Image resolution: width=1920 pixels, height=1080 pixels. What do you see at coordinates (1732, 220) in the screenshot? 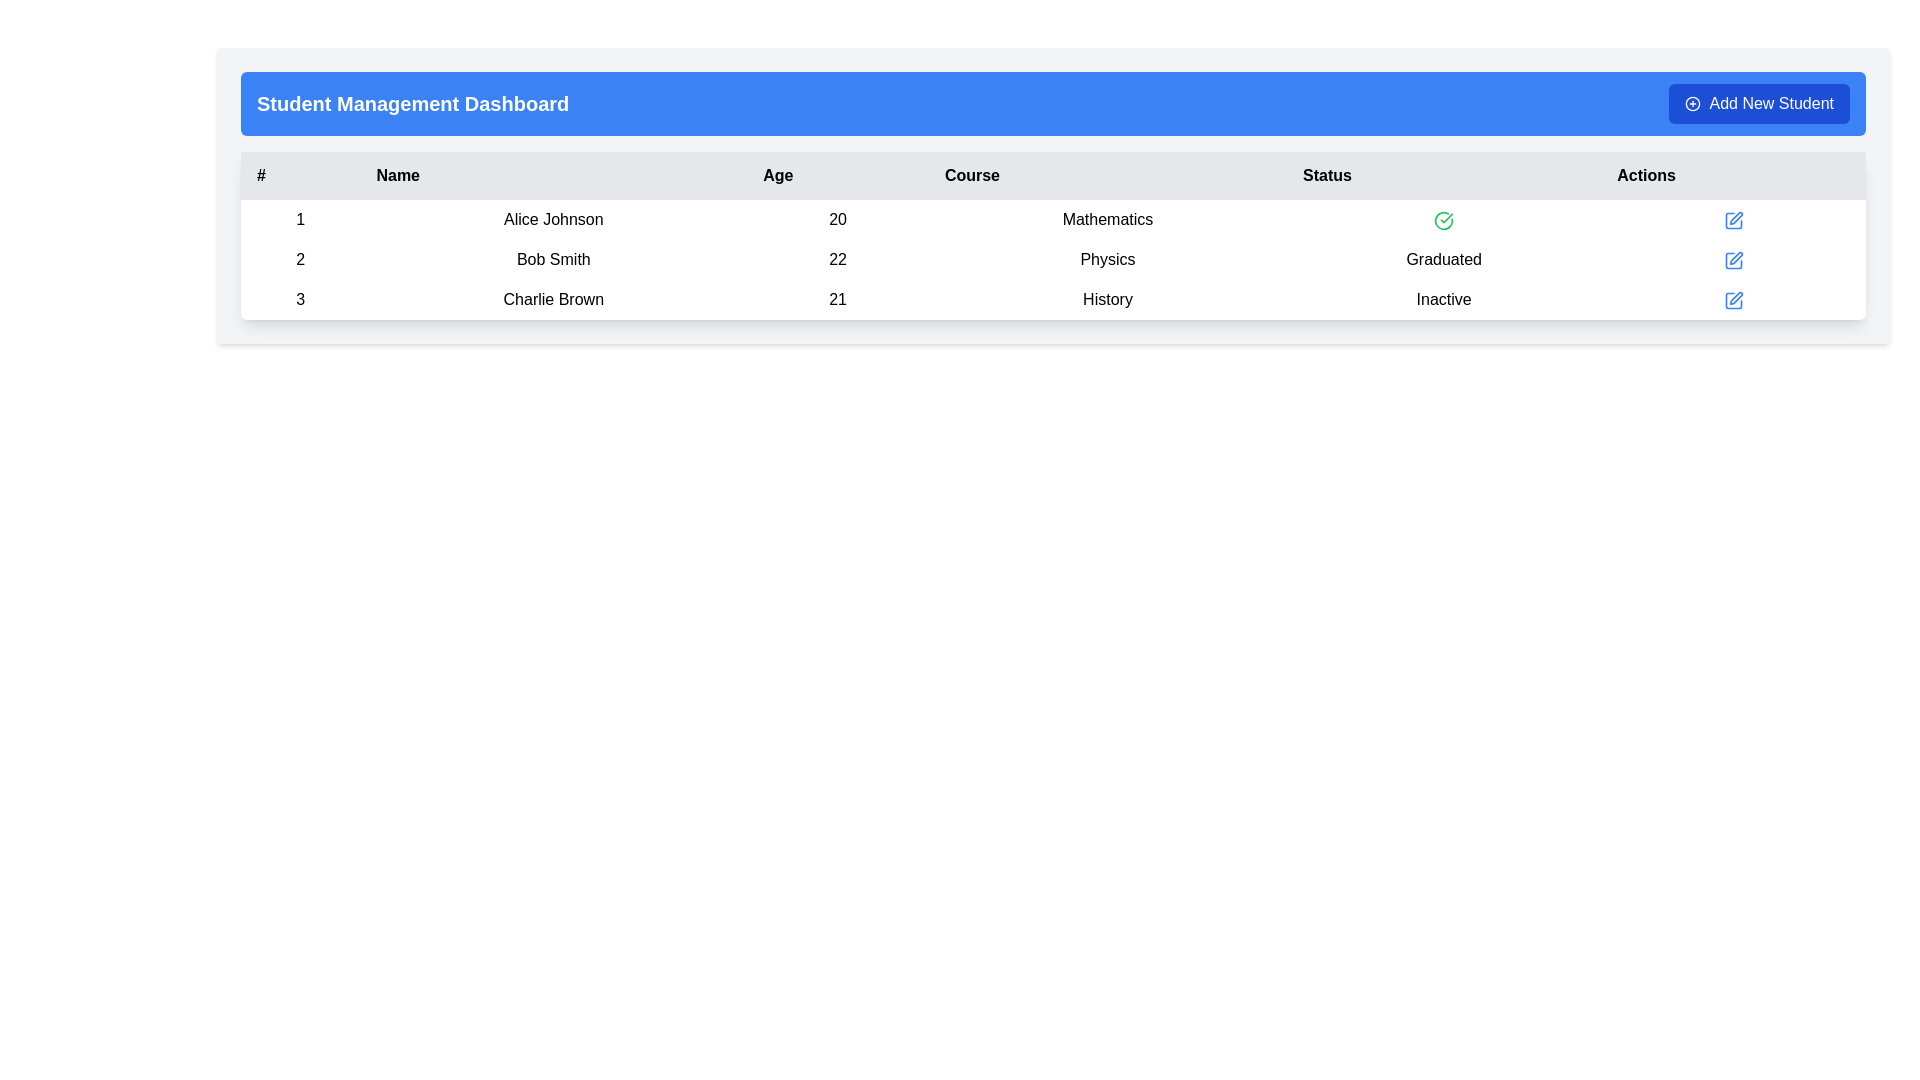
I see `the rectangular icon with a pen symbol in the 'Actions' column, which is the first row of data` at bounding box center [1732, 220].